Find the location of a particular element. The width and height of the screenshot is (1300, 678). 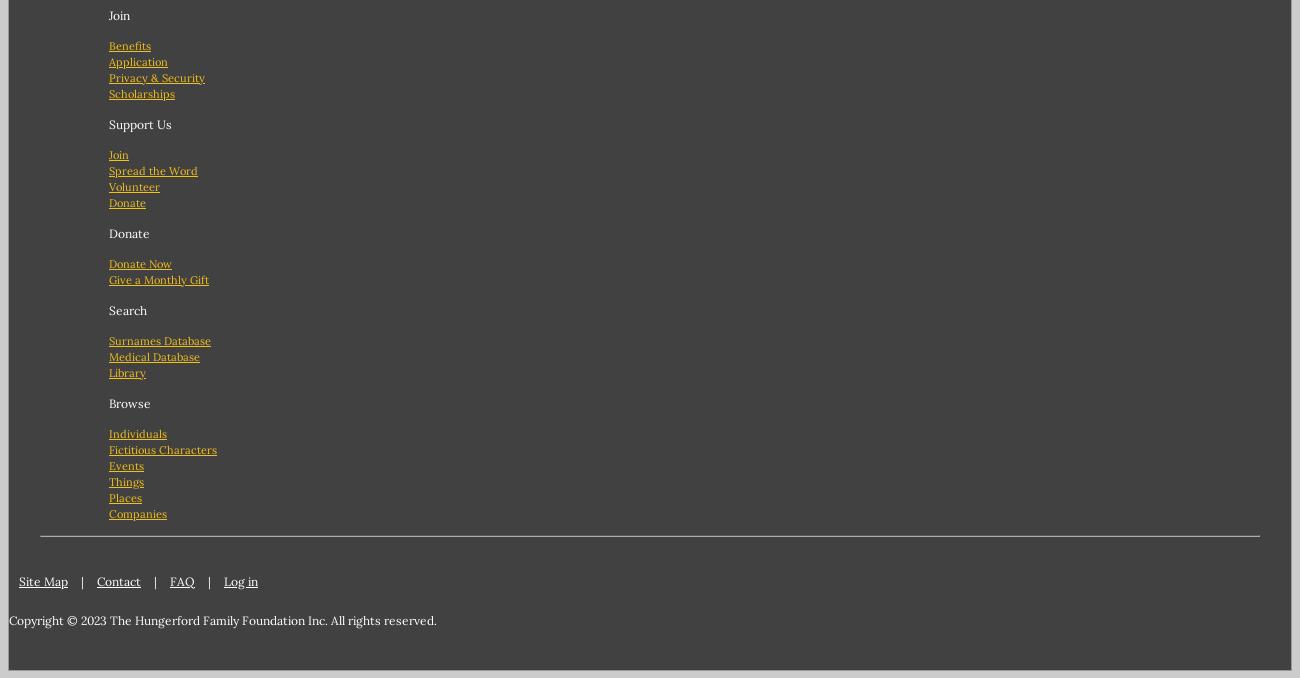

'Application' is located at coordinates (137, 61).